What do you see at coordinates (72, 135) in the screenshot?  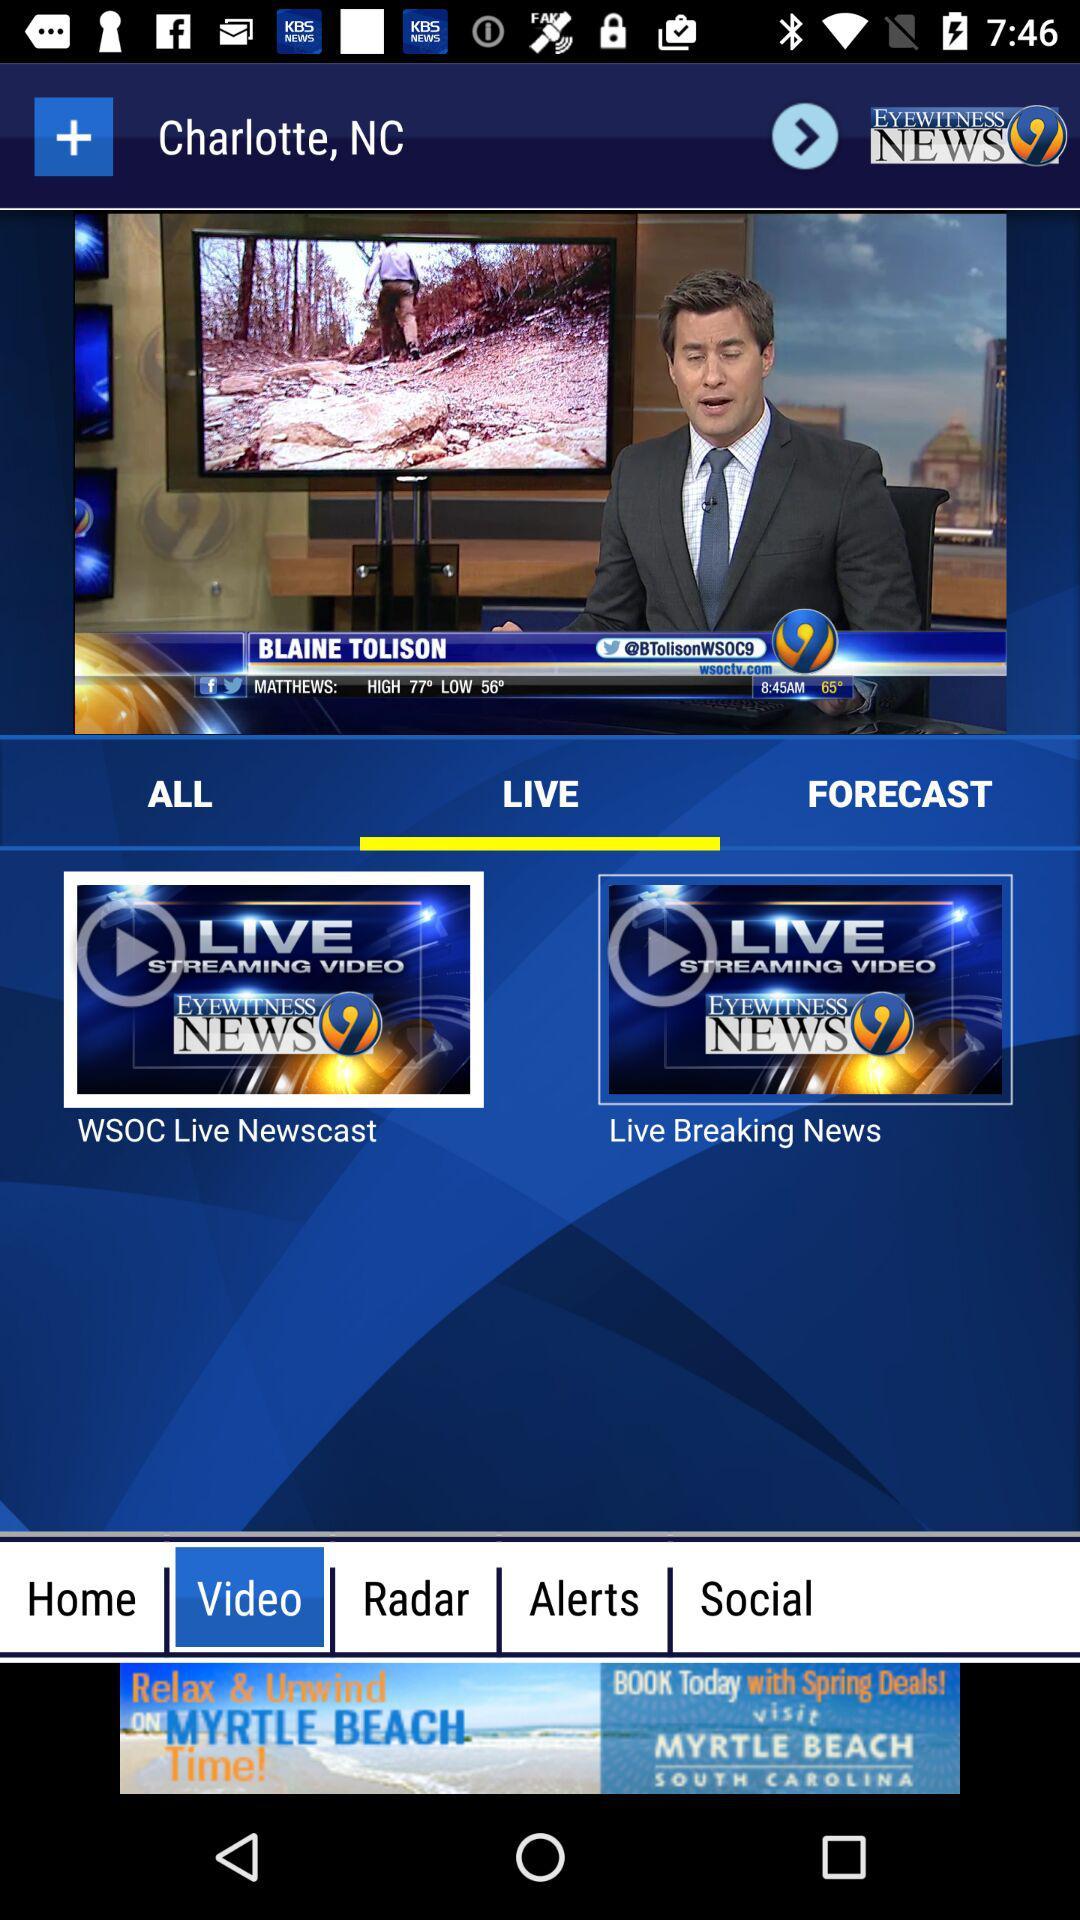 I see `add to feature` at bounding box center [72, 135].